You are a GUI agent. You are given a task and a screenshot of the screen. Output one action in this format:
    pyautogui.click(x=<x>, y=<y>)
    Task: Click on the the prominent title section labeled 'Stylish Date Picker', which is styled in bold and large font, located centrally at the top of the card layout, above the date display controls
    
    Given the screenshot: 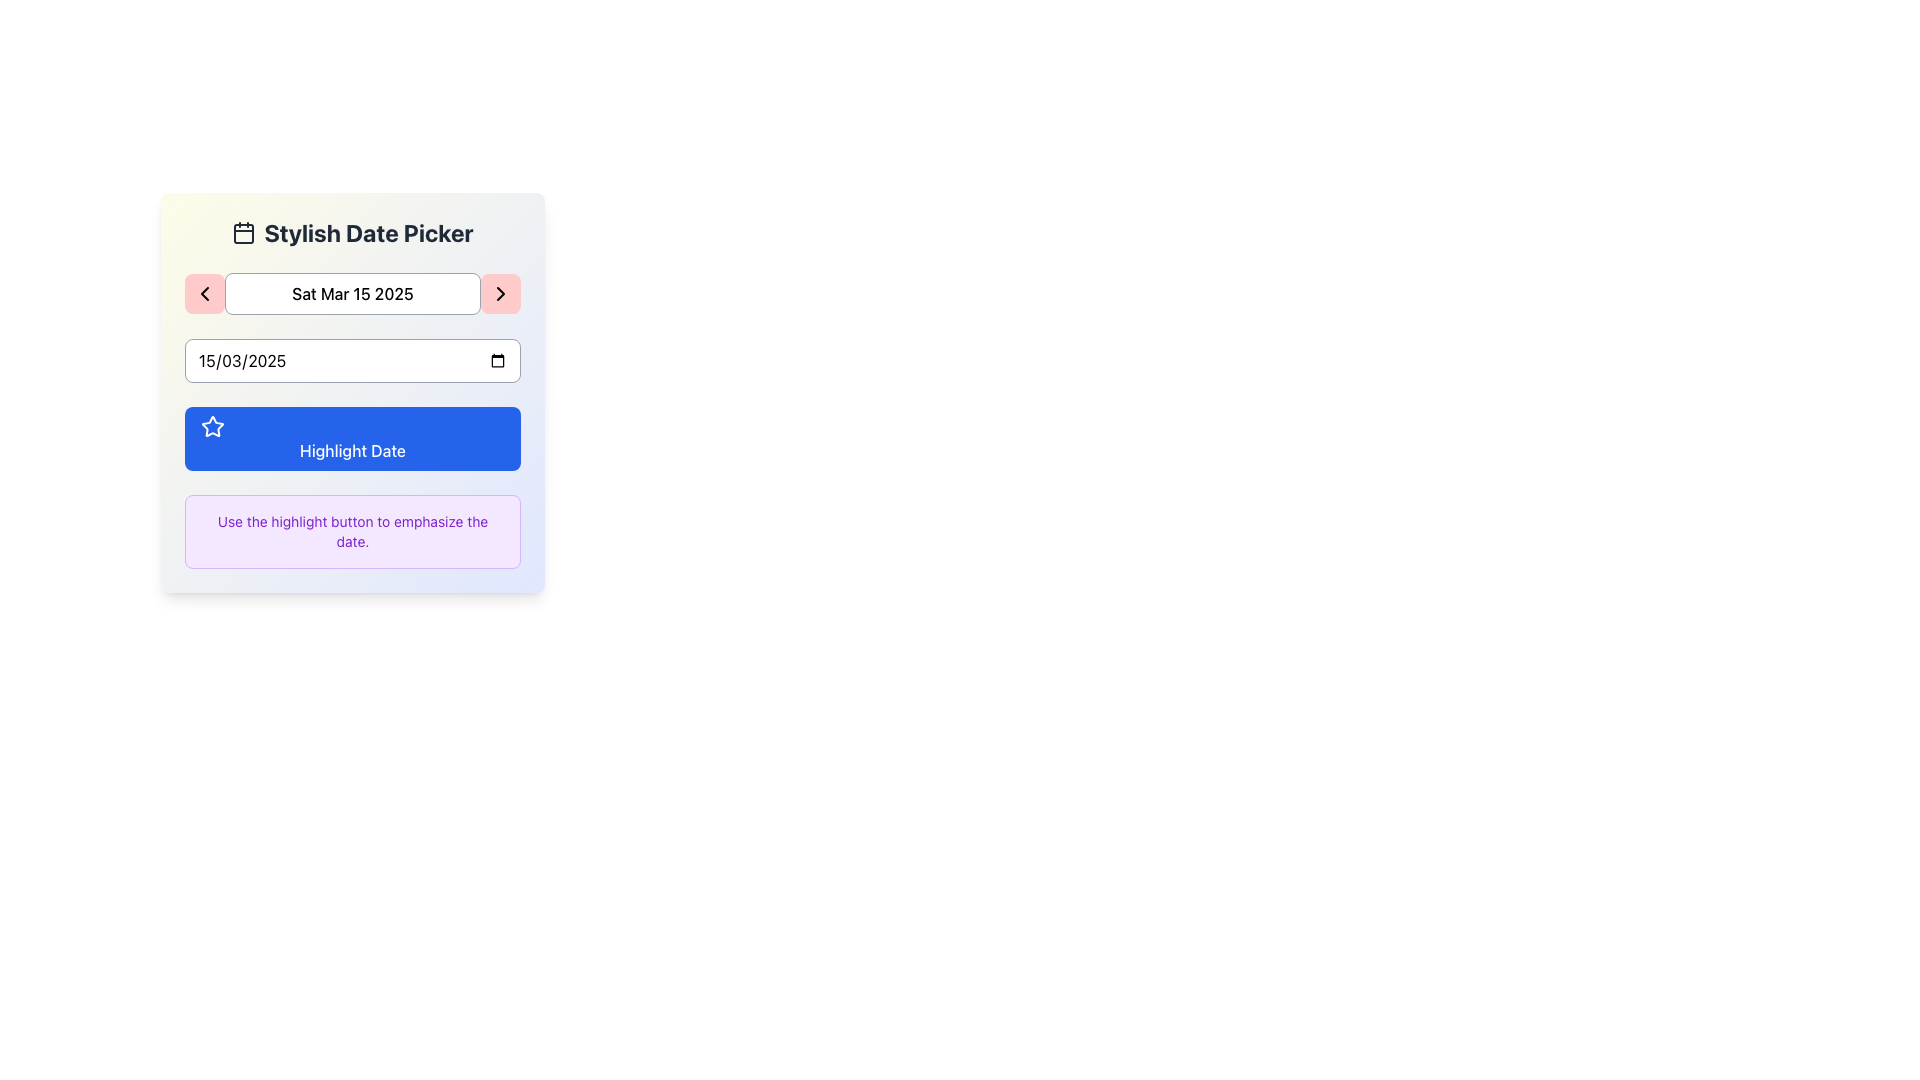 What is the action you would take?
    pyautogui.click(x=353, y=231)
    